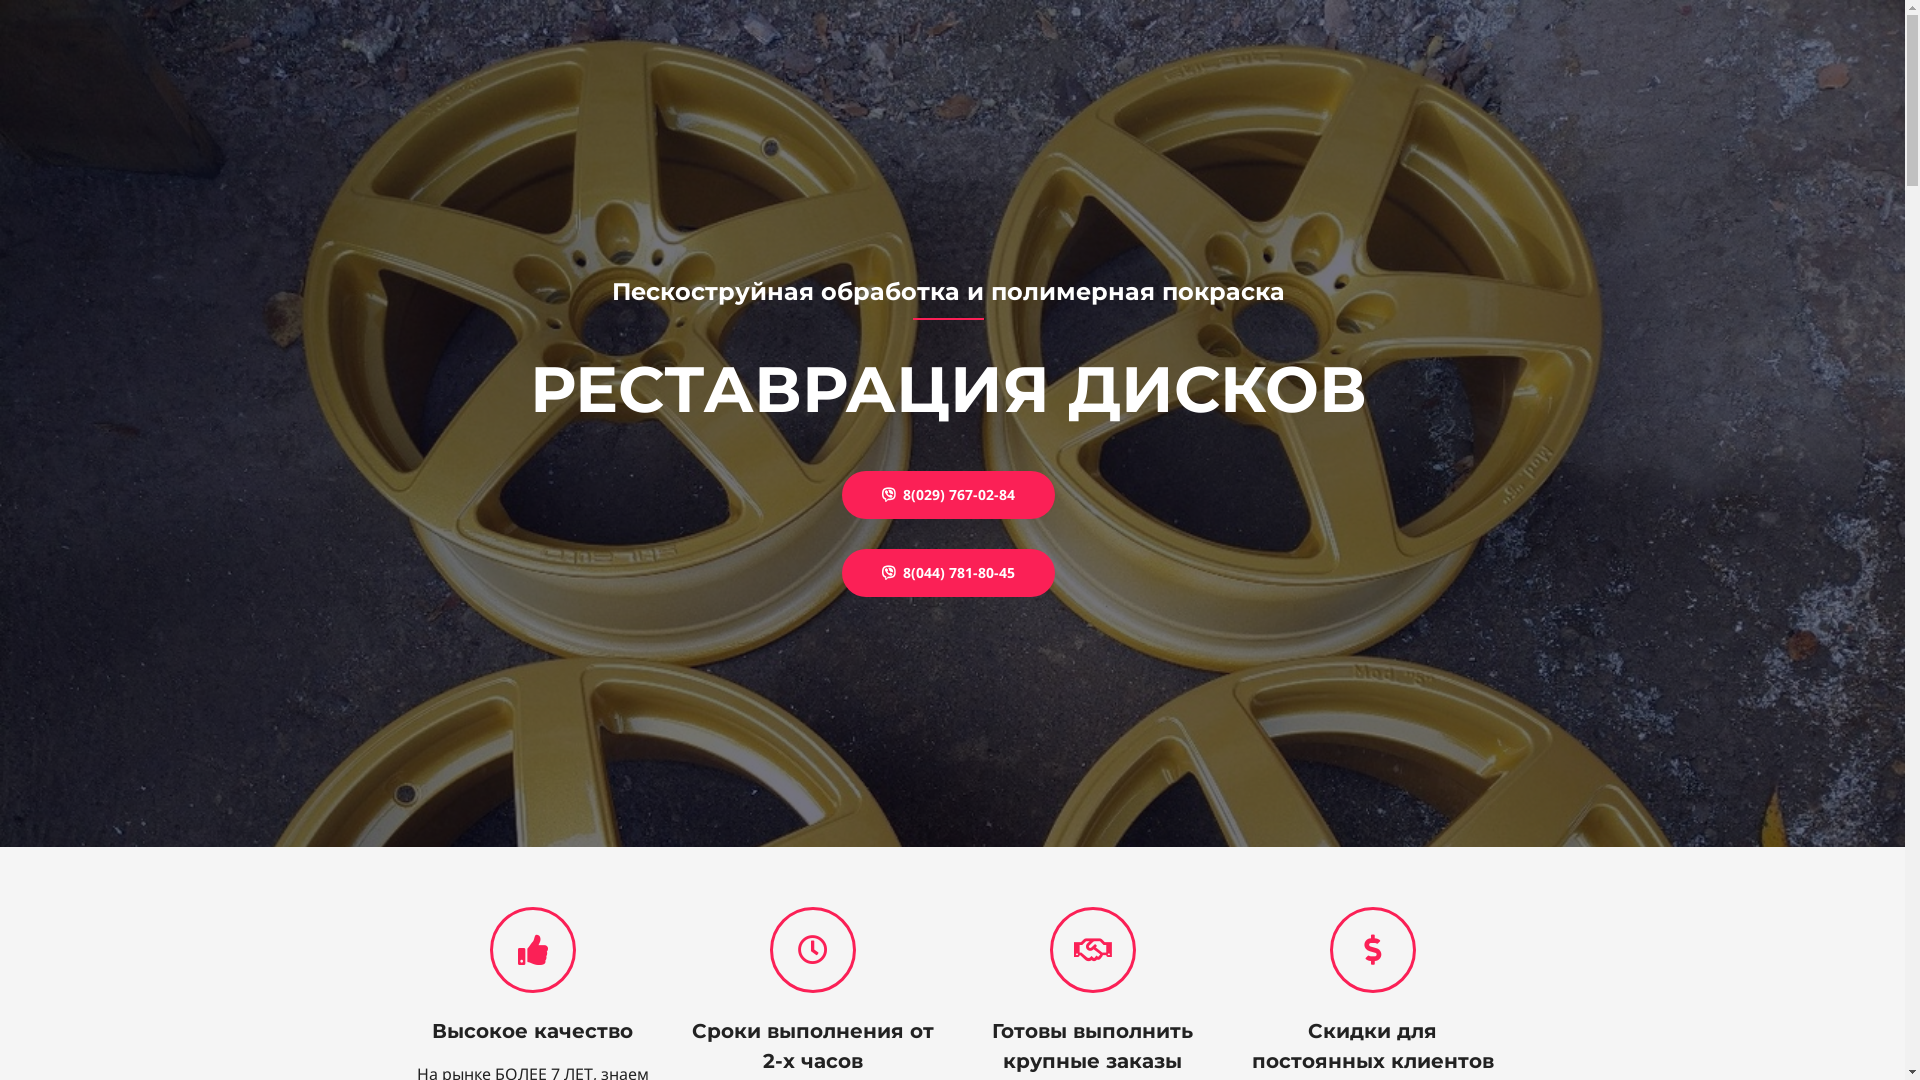 The image size is (1920, 1080). Describe the element at coordinates (947, 573) in the screenshot. I see `'8(044) 781-80-45'` at that location.